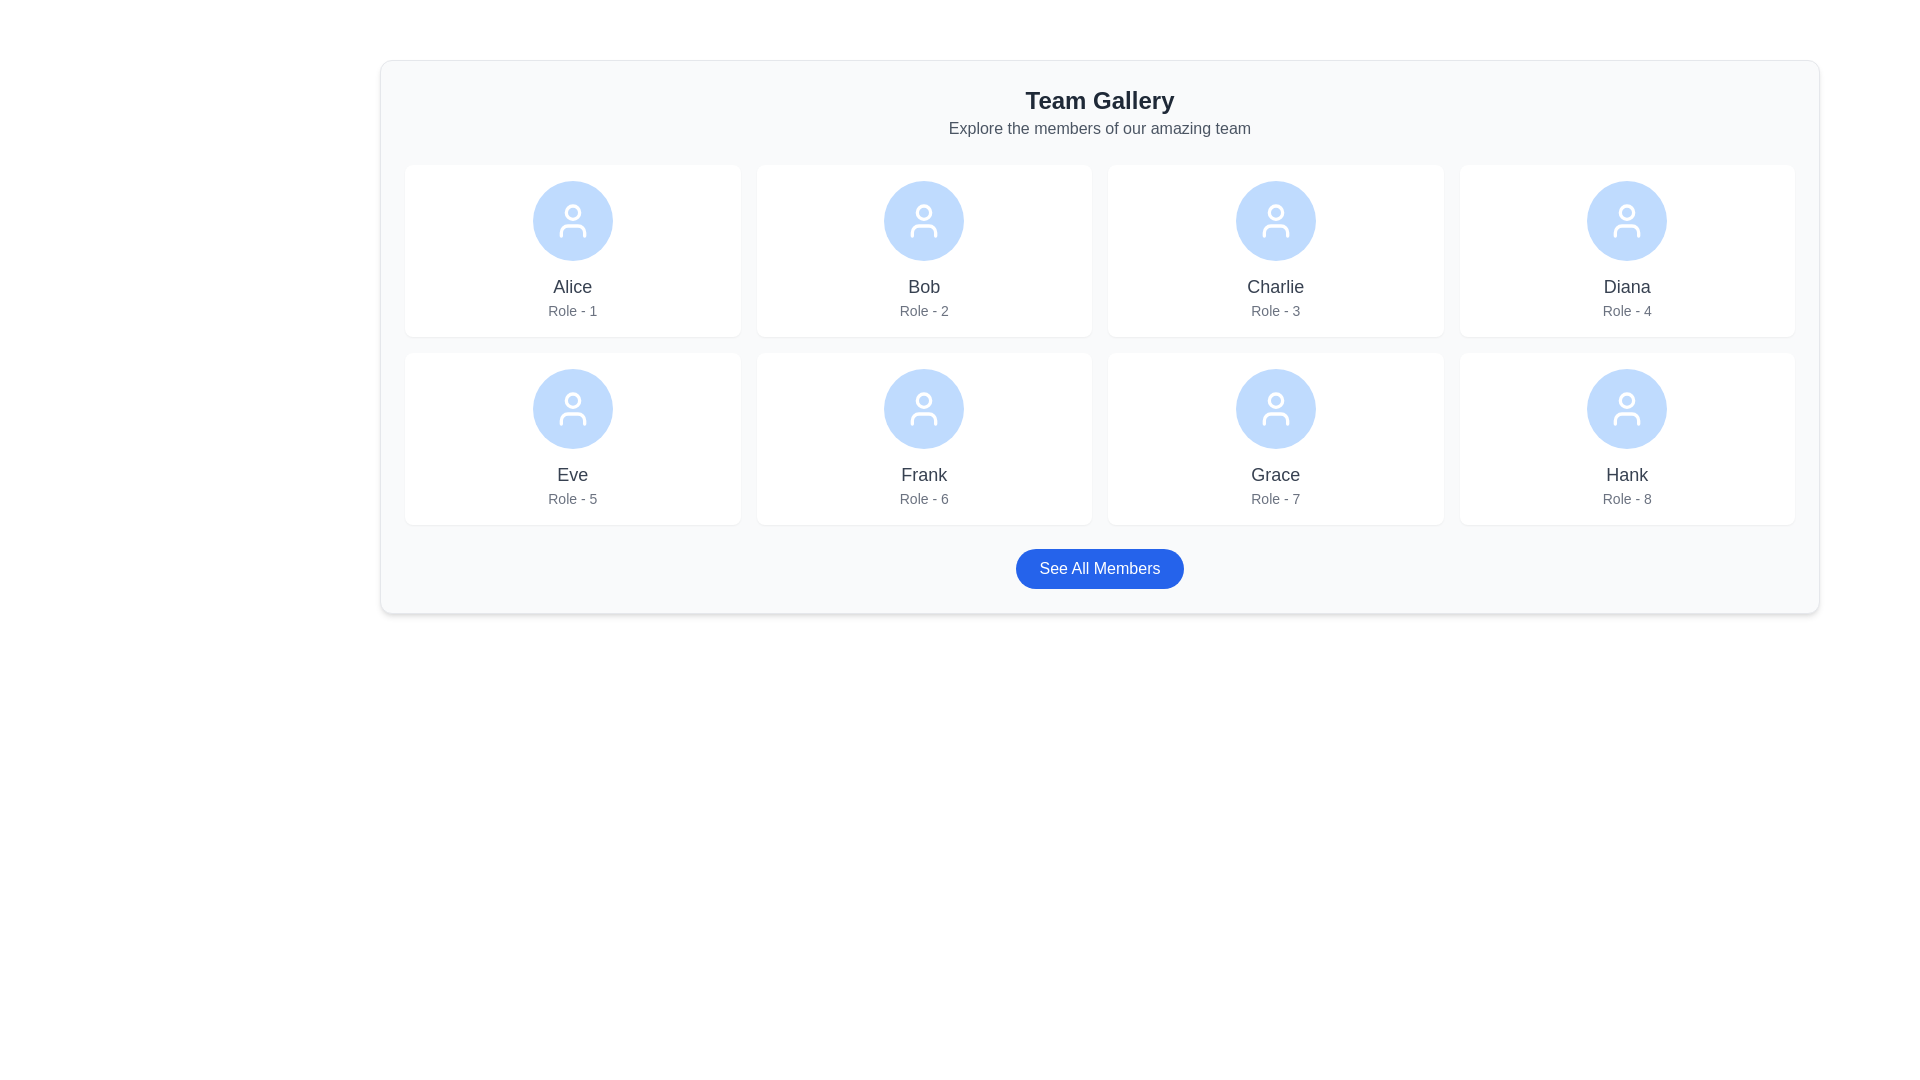  What do you see at coordinates (1627, 418) in the screenshot?
I see `properties of the lower component of the user icon in the 'Hank Role - 8' card, located in the second row and fourth column of the team gallery grid` at bounding box center [1627, 418].